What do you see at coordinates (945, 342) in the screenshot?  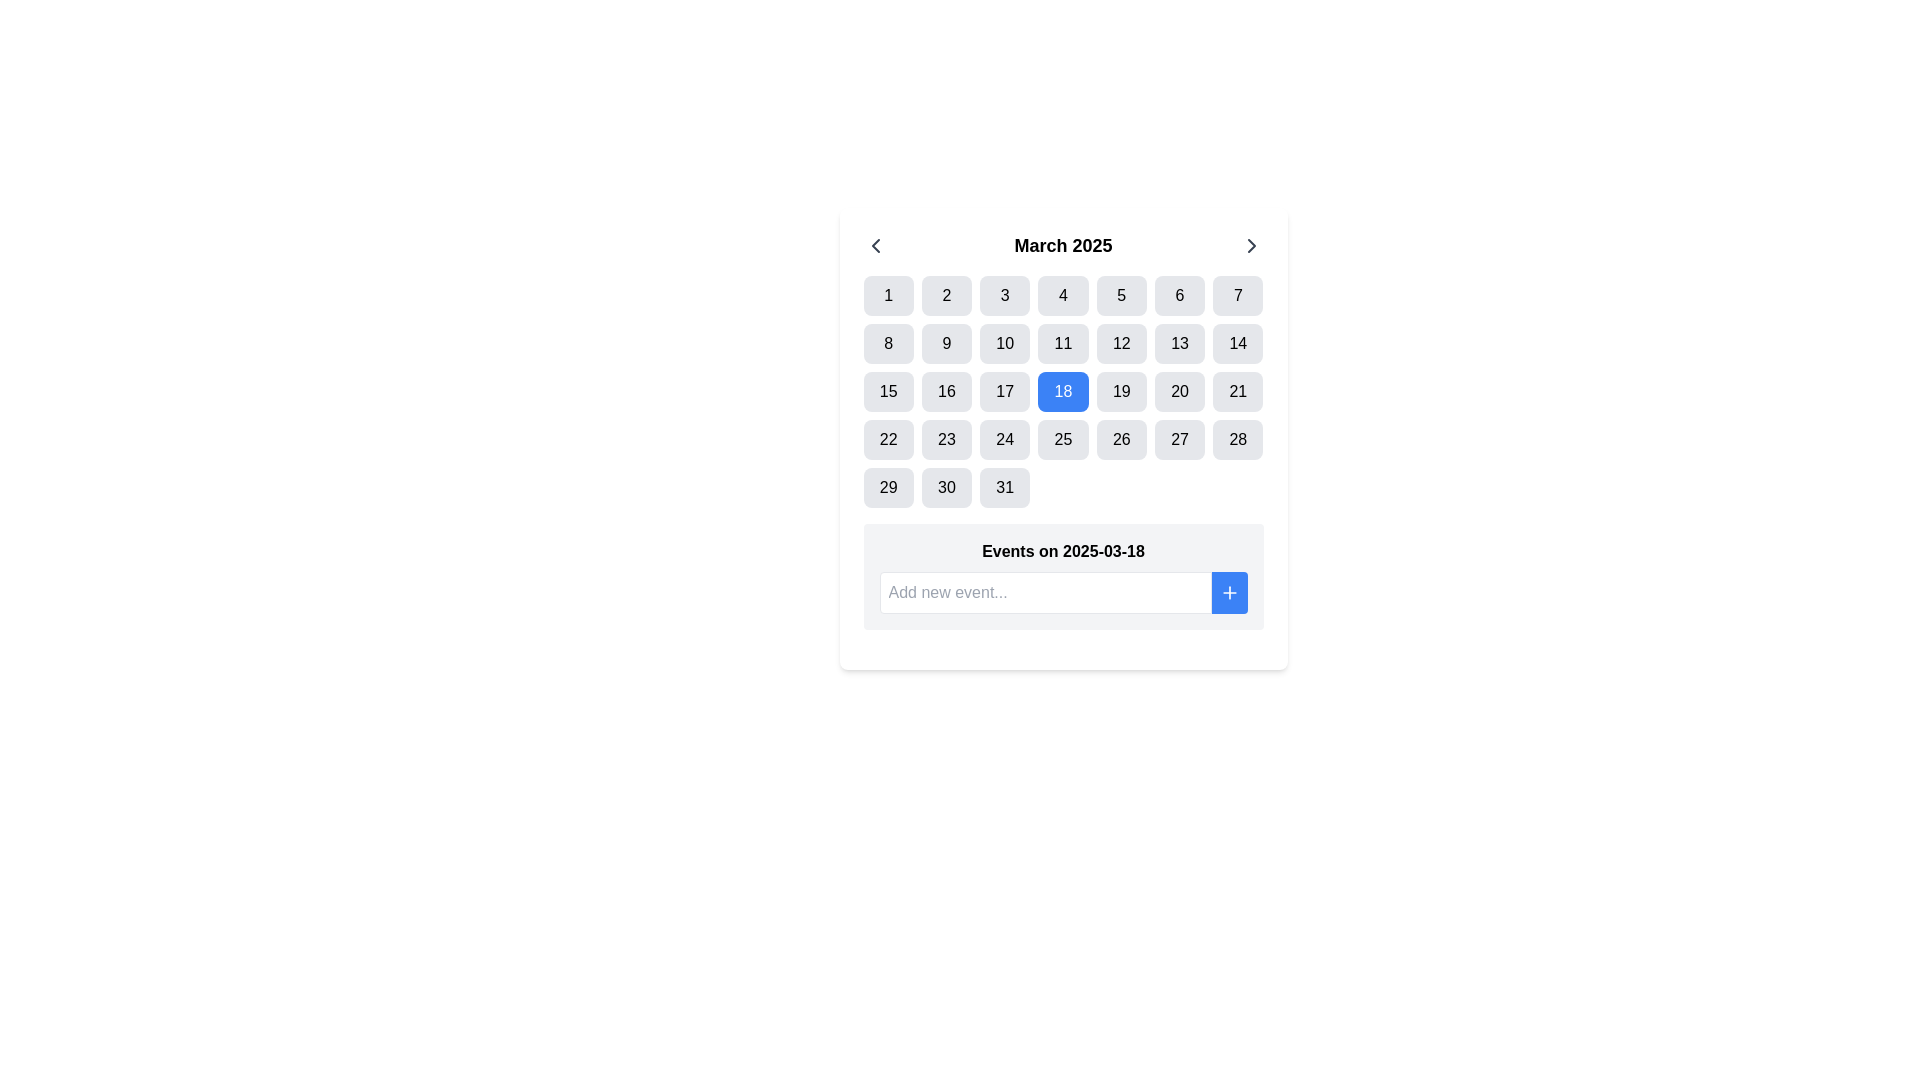 I see `the interactive button representing the date '9' in the March 2025 calendar grid` at bounding box center [945, 342].